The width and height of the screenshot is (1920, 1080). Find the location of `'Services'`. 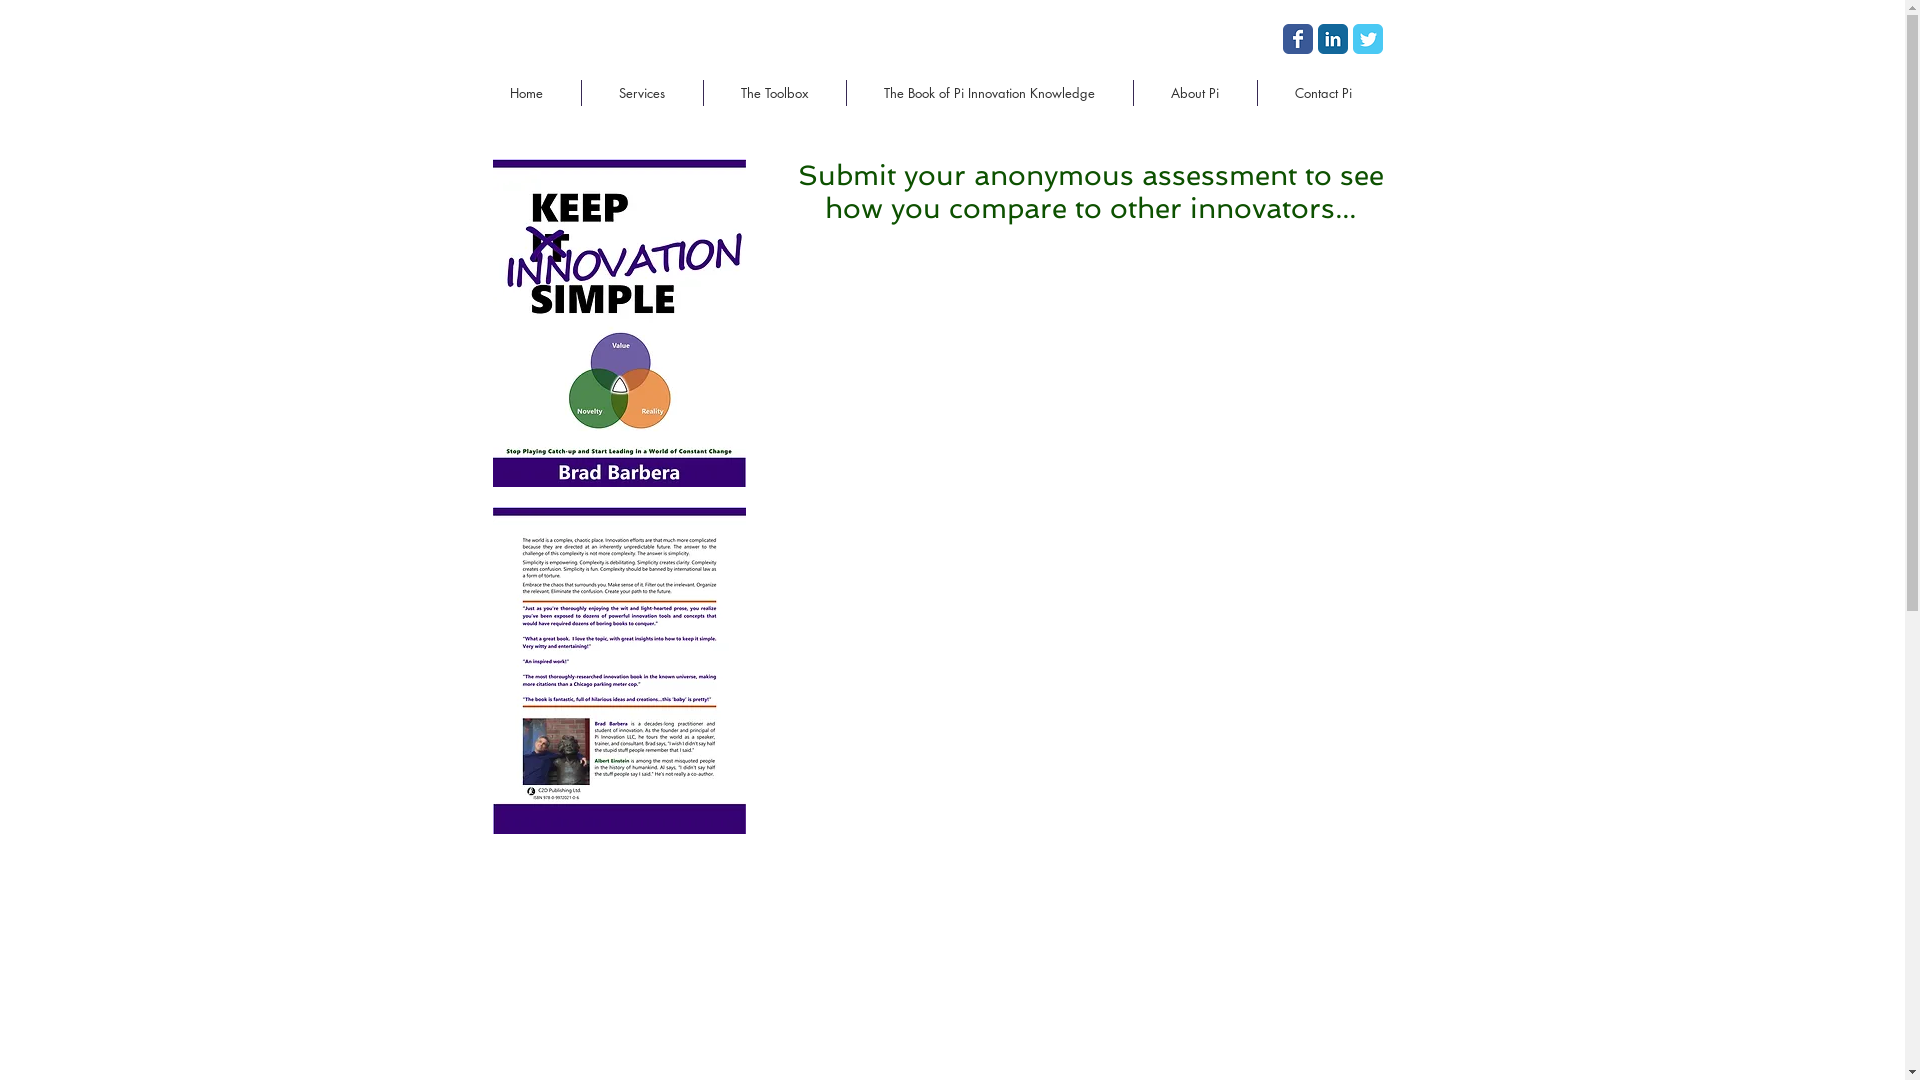

'Services' is located at coordinates (642, 92).